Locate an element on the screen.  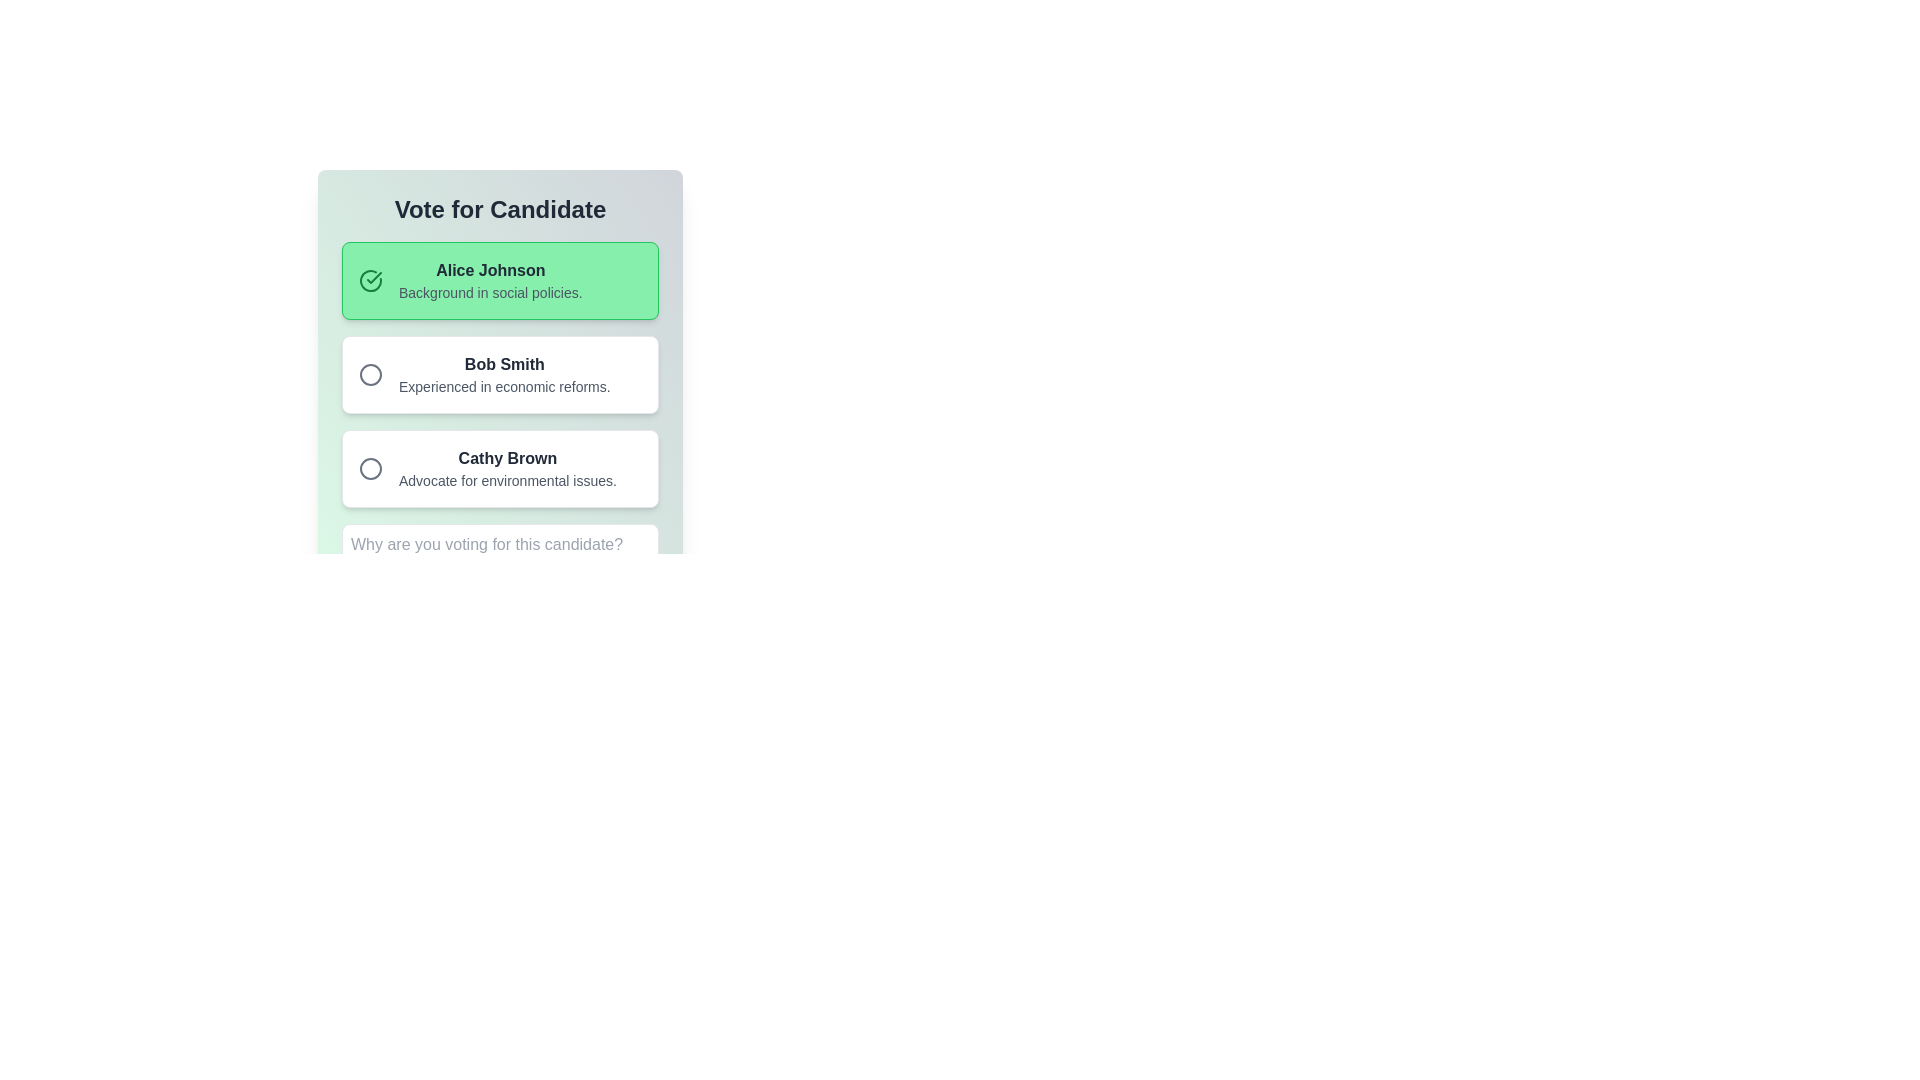
the Option Card for 'Cathy Brown', which is the third card in the 'Vote for Candidate' section is located at coordinates (500, 469).